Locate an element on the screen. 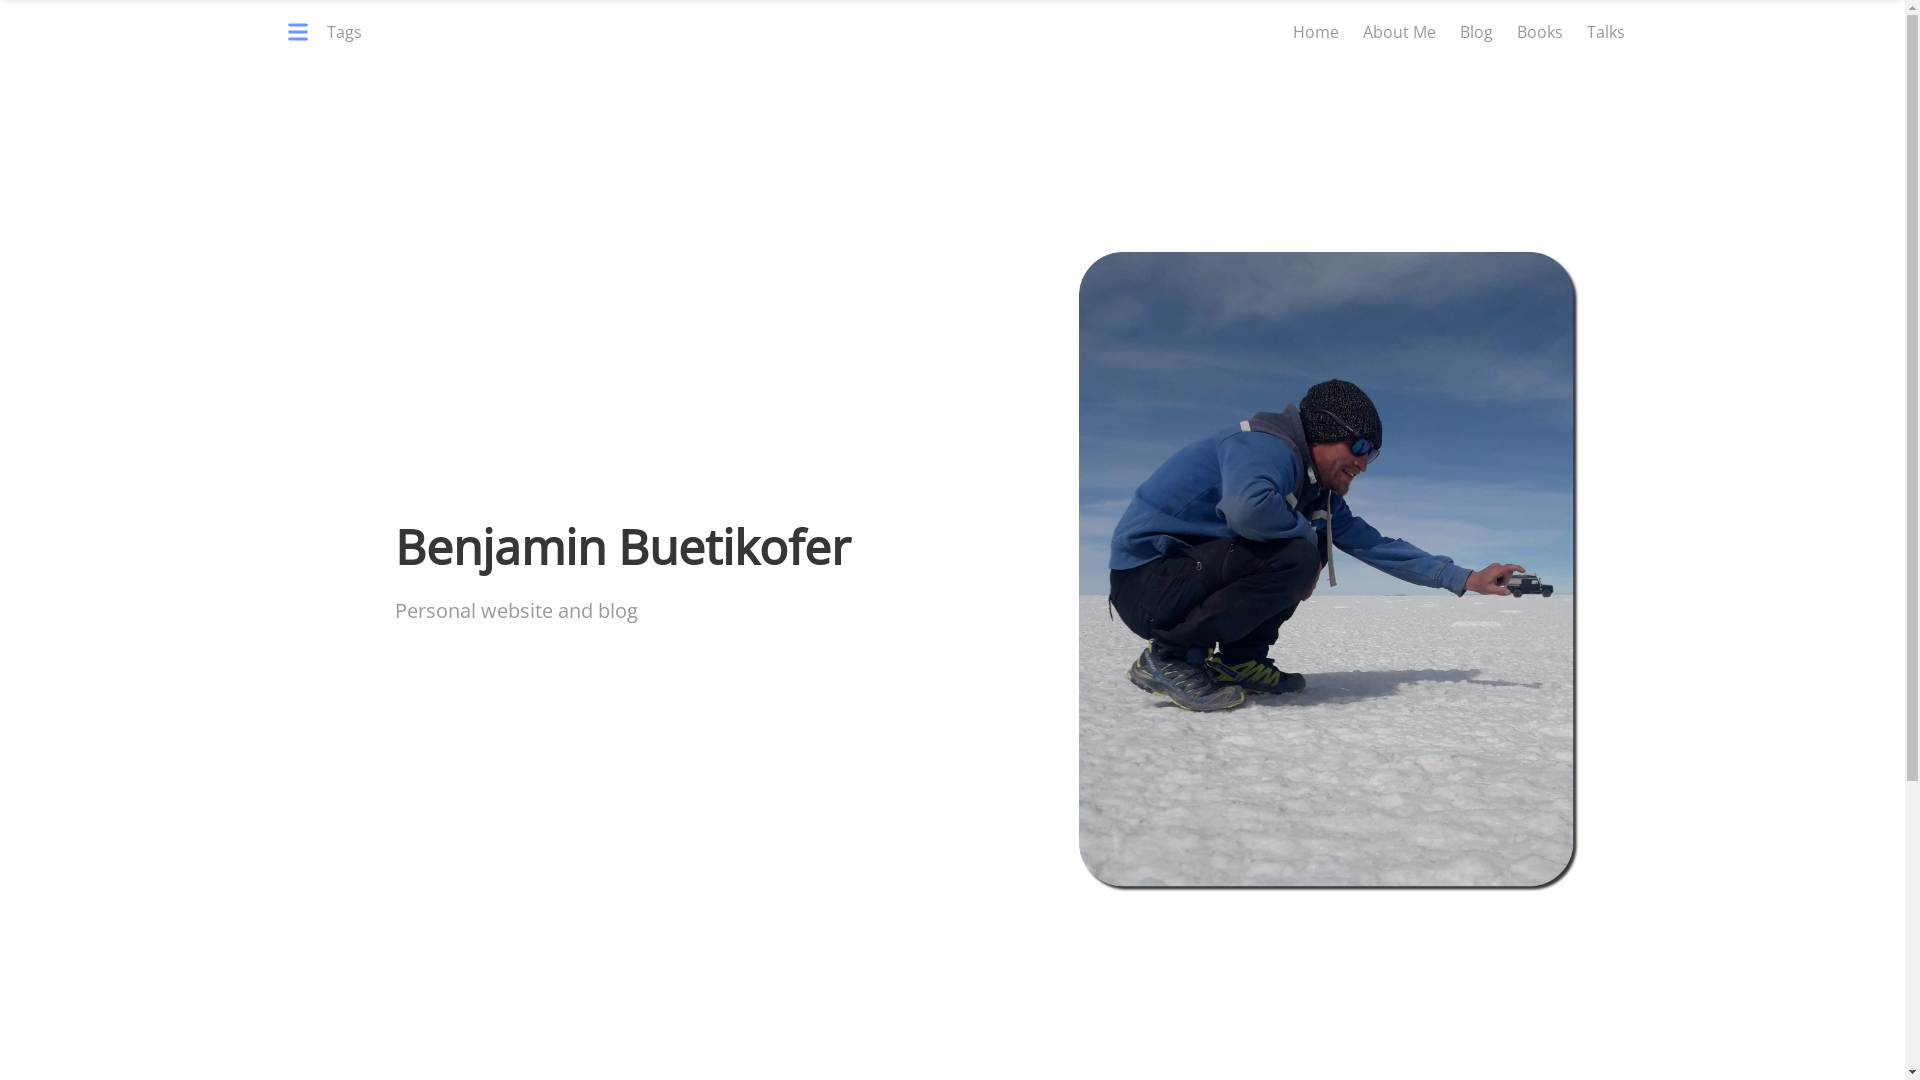 The height and width of the screenshot is (1080, 1920). 'About Me' is located at coordinates (1397, 31).